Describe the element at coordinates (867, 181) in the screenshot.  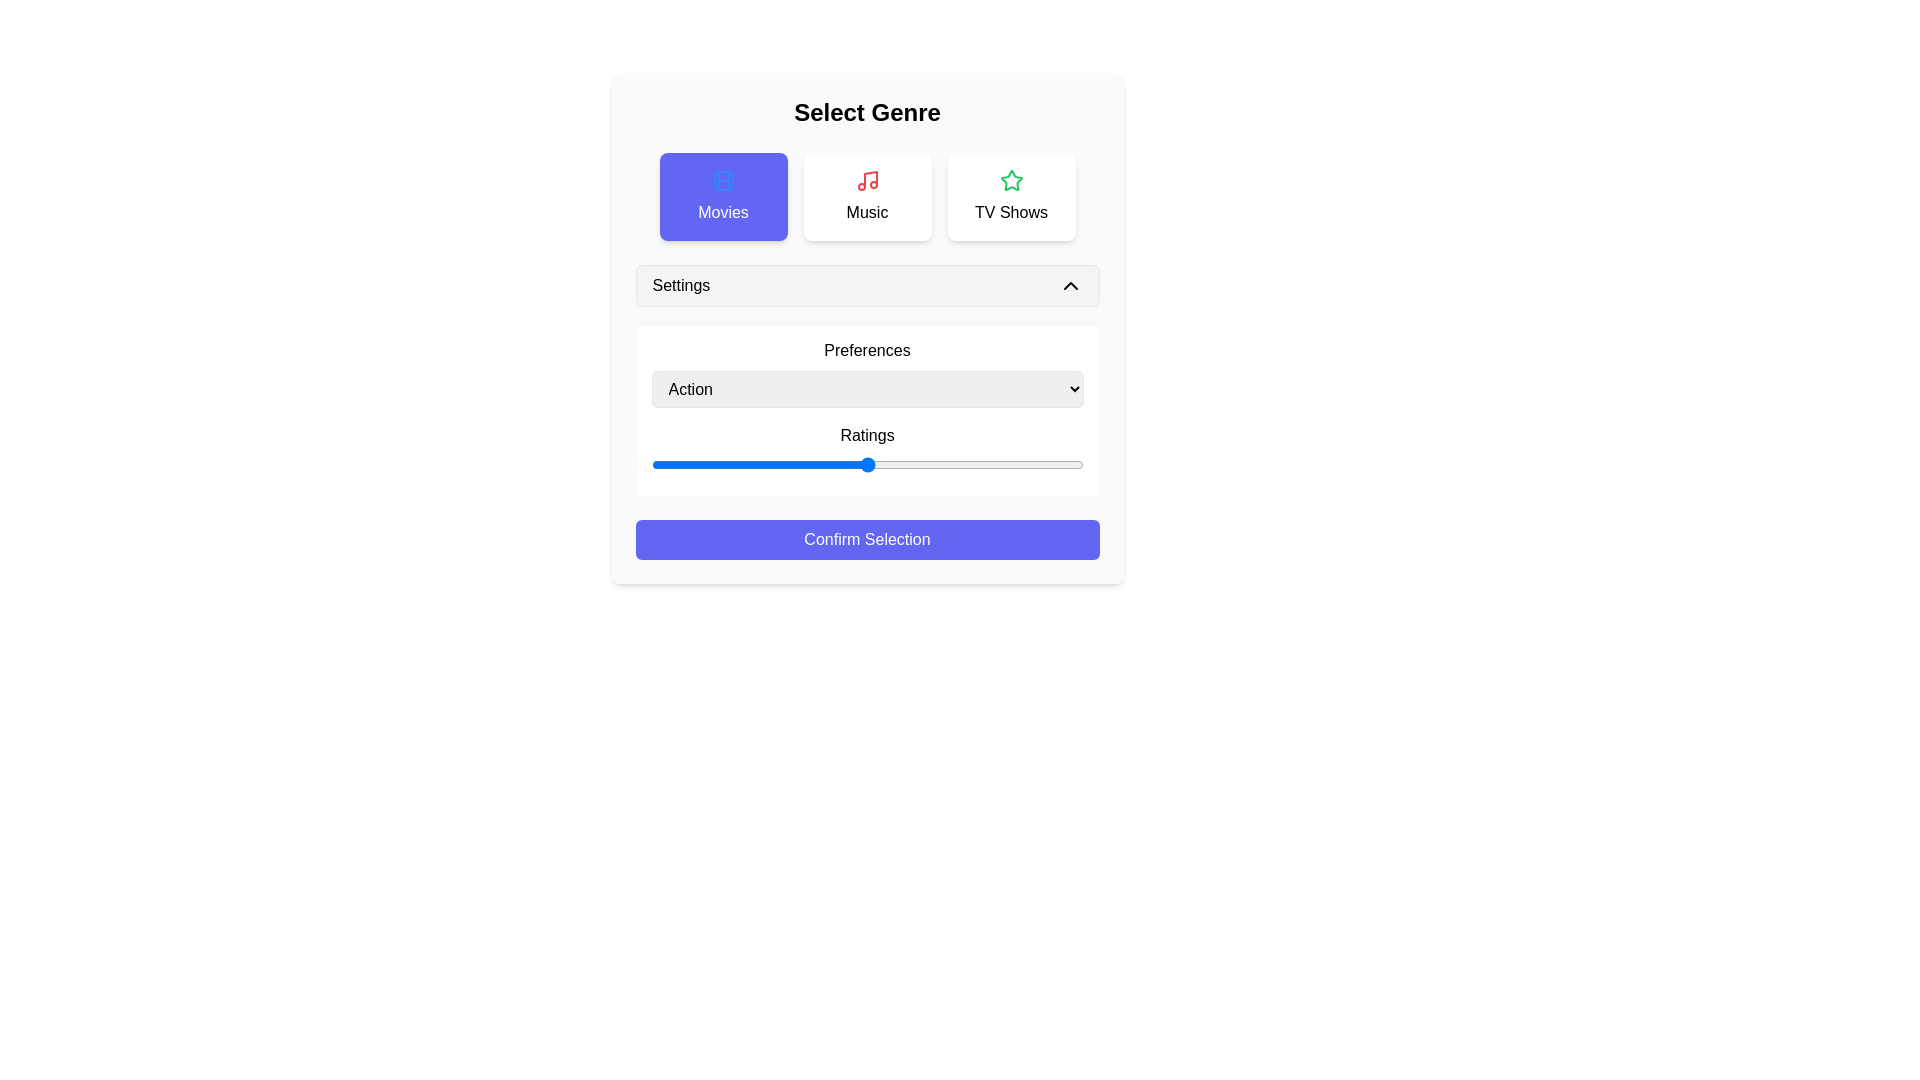
I see `the 'Music' genre selection button icon, which is positioned between the 'Movies' button on the left and the 'TV Shows' button on the right` at that location.